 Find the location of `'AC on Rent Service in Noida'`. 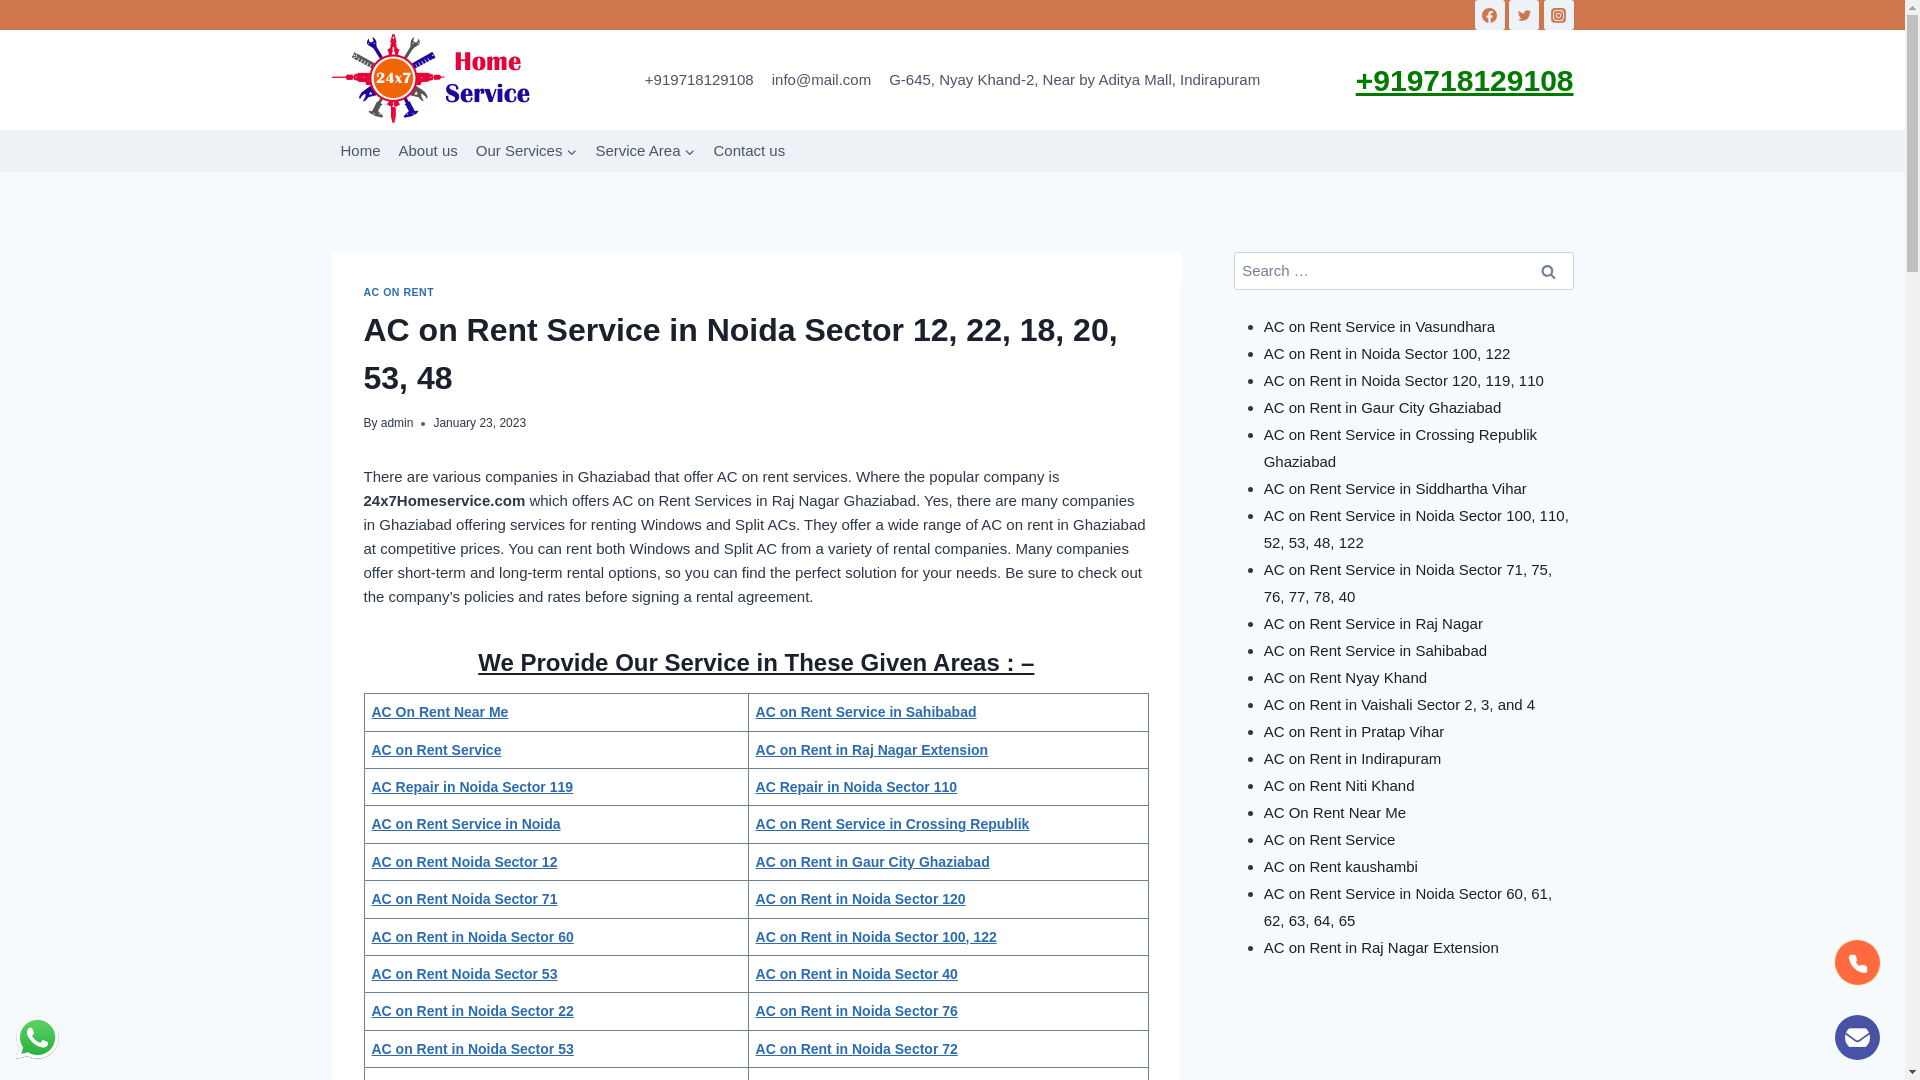

'AC on Rent Service in Noida' is located at coordinates (465, 824).